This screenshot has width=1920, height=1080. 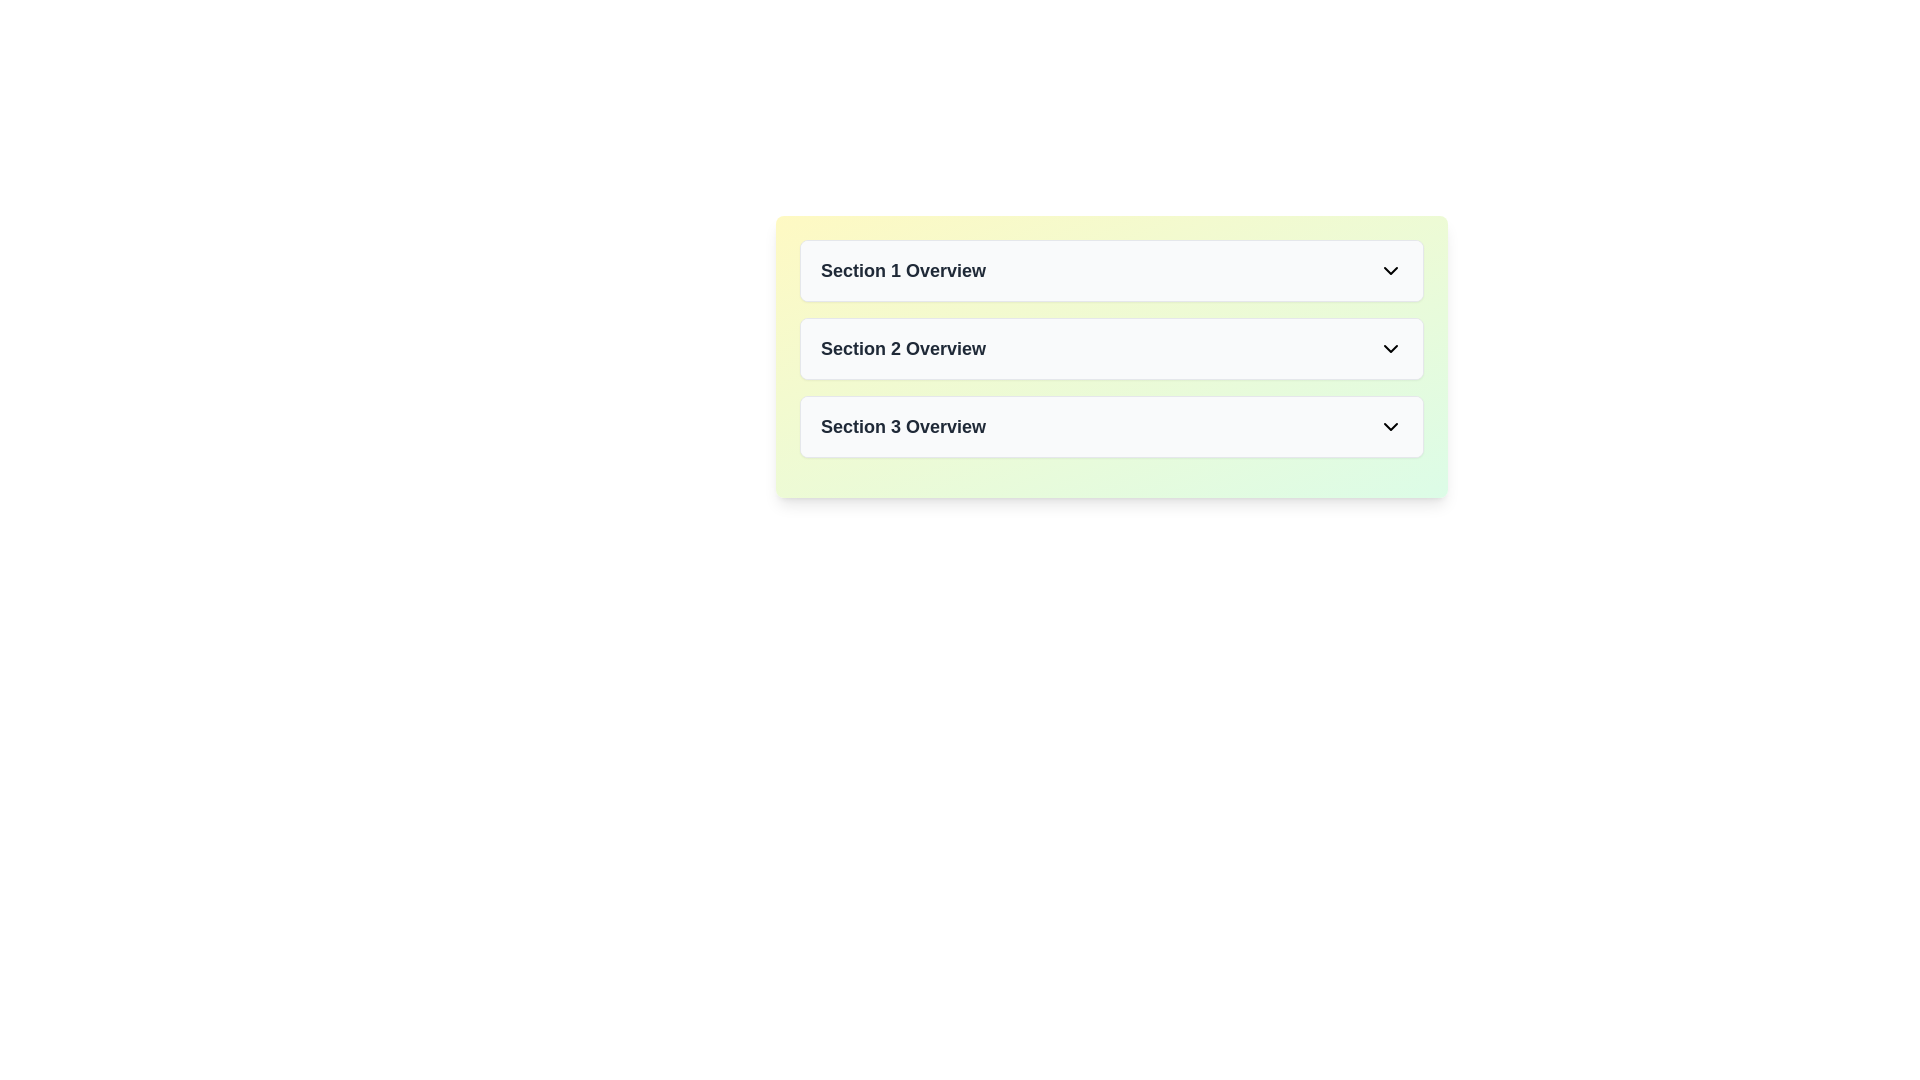 I want to click on the downward-facing chevron arrow icon located on the far-right side of the 'Section 3 Overview' row, so click(x=1390, y=426).